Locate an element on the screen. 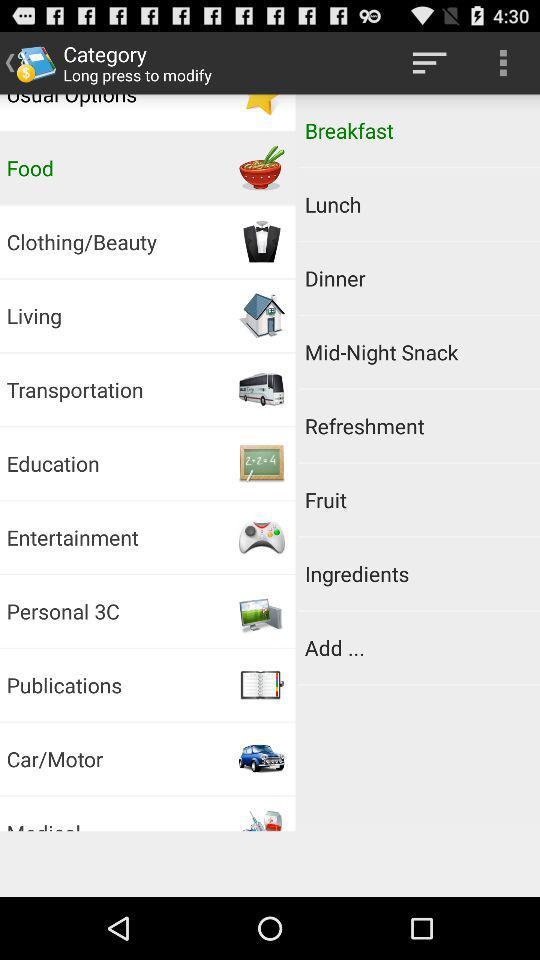  the icon right to the text category is located at coordinates (429, 63).